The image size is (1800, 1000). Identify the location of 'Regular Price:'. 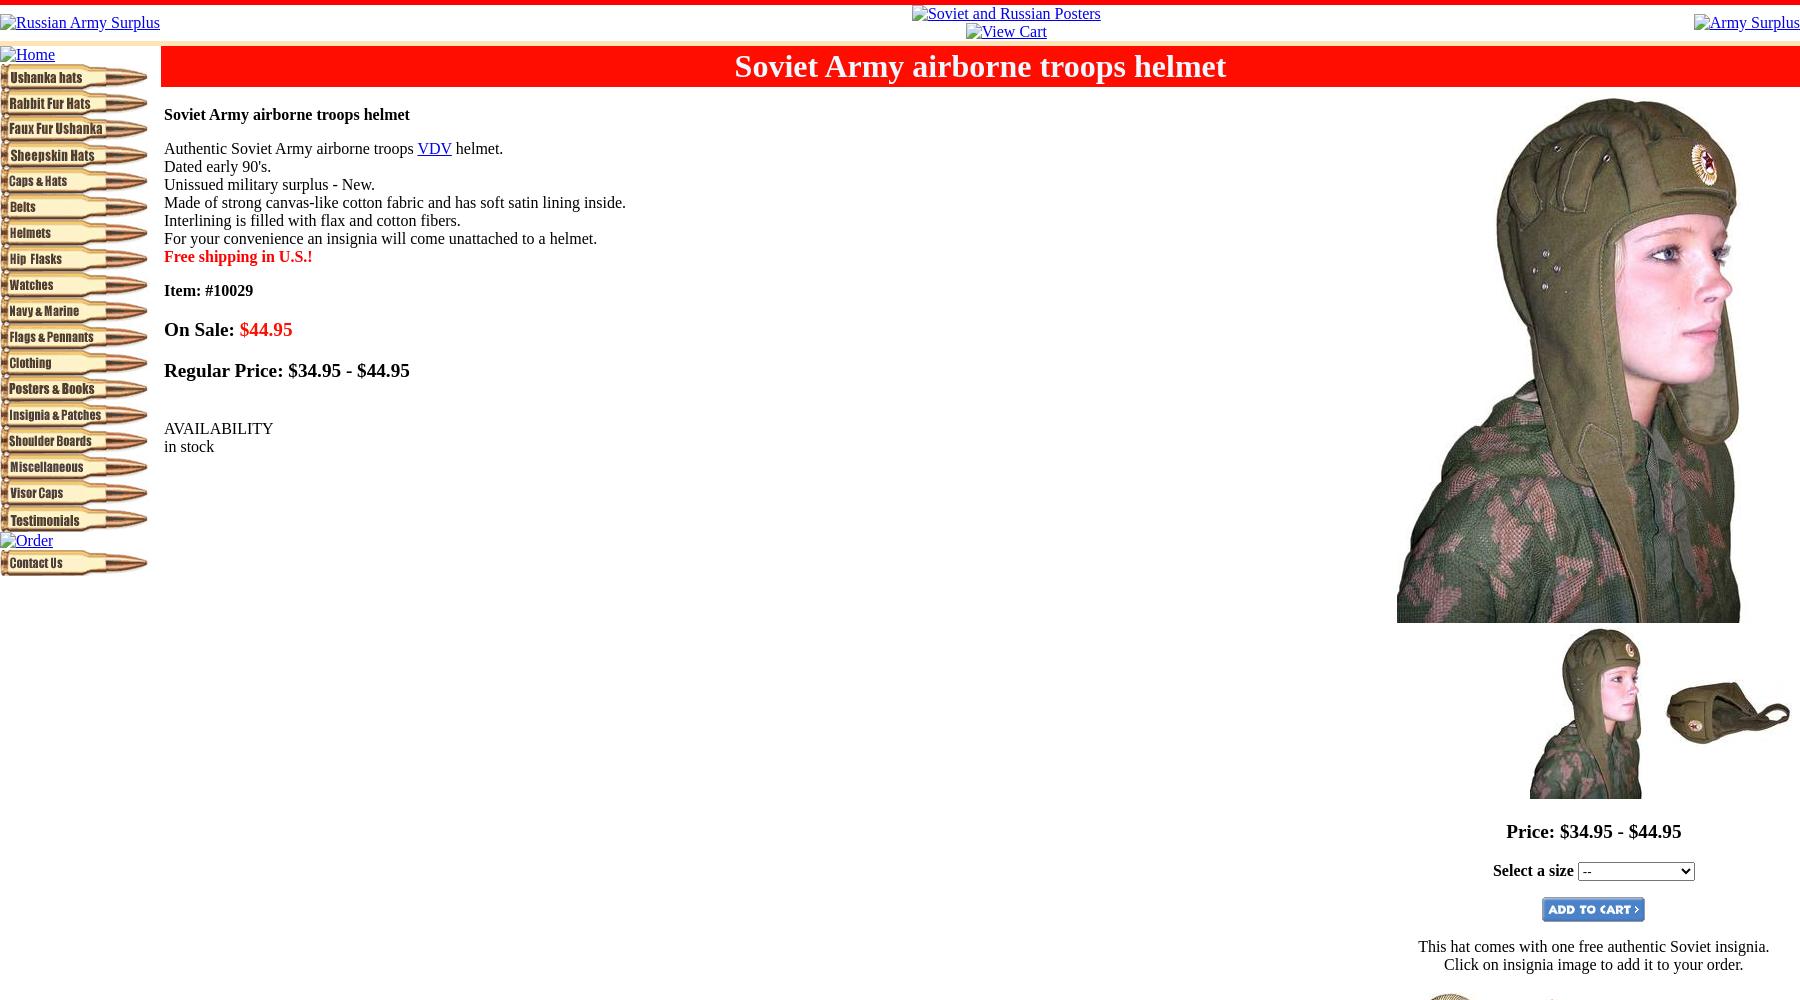
(223, 369).